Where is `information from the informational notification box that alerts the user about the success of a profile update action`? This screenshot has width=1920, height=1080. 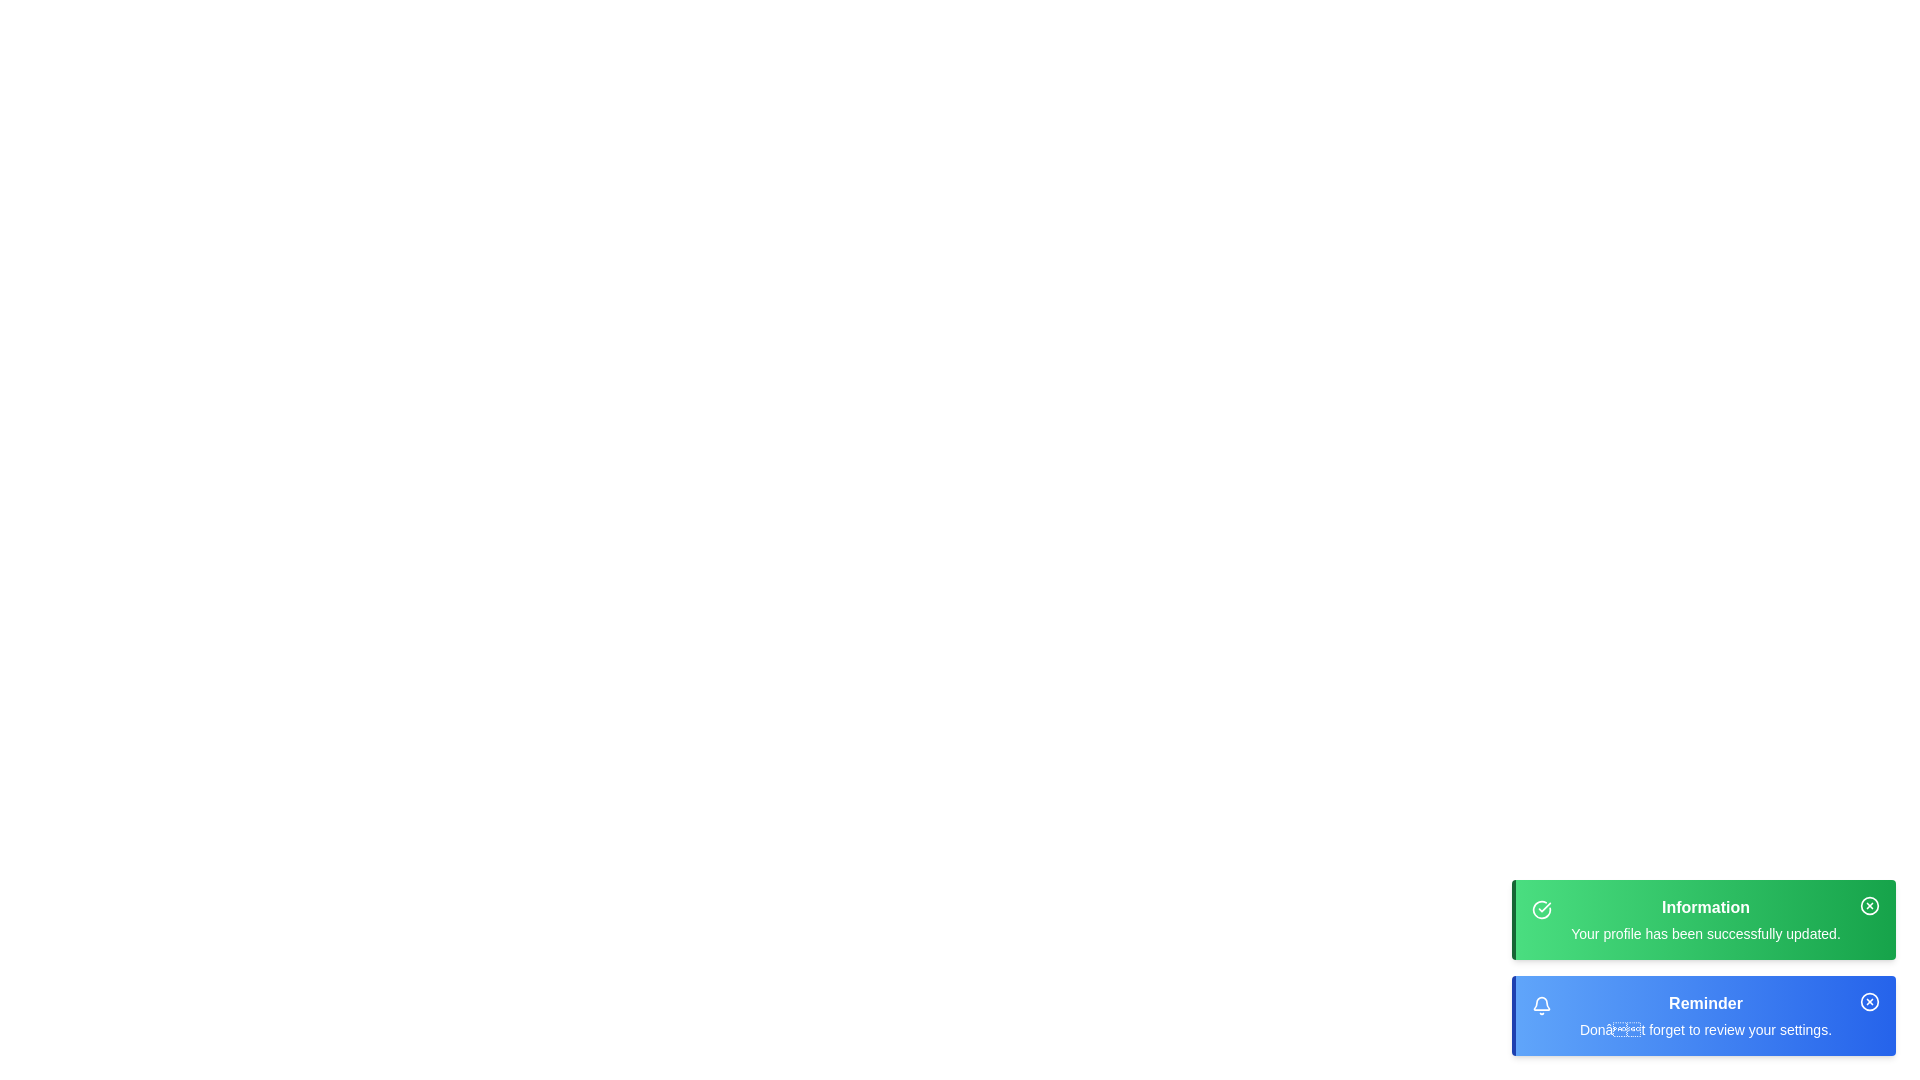 information from the informational notification box that alerts the user about the success of a profile update action is located at coordinates (1704, 920).